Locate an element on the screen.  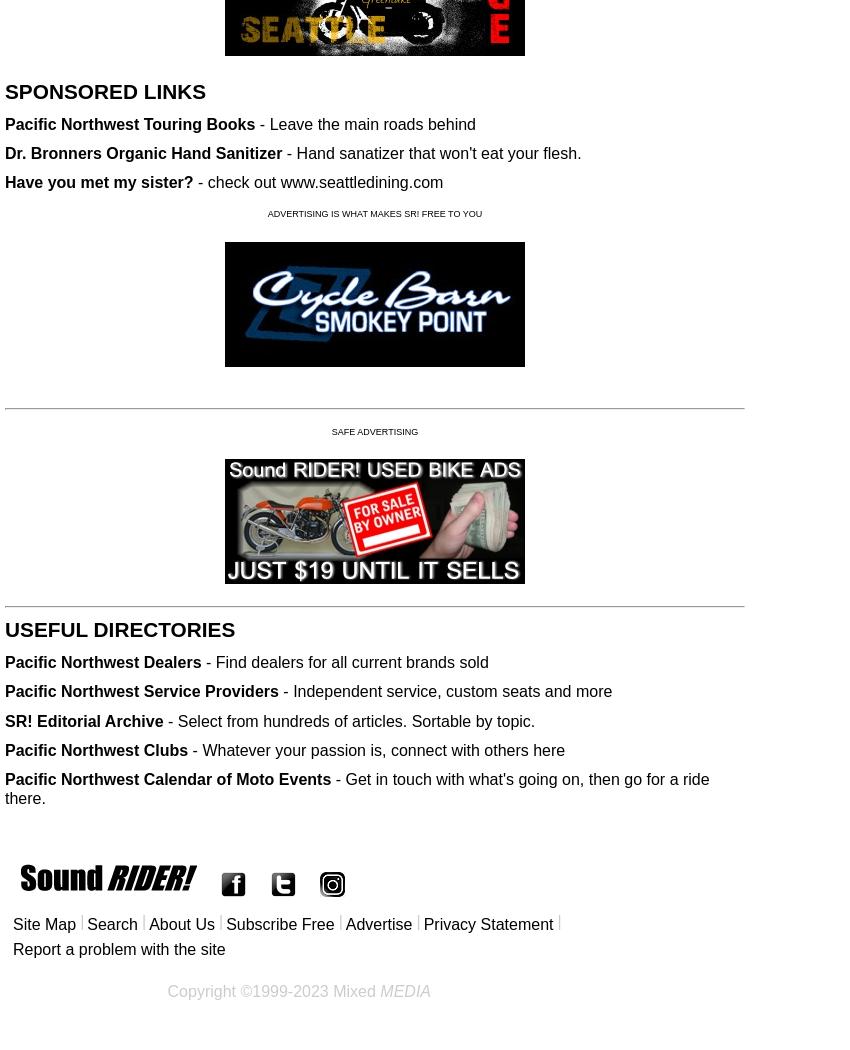
'Pacific Northwest Dealers' is located at coordinates (102, 661).